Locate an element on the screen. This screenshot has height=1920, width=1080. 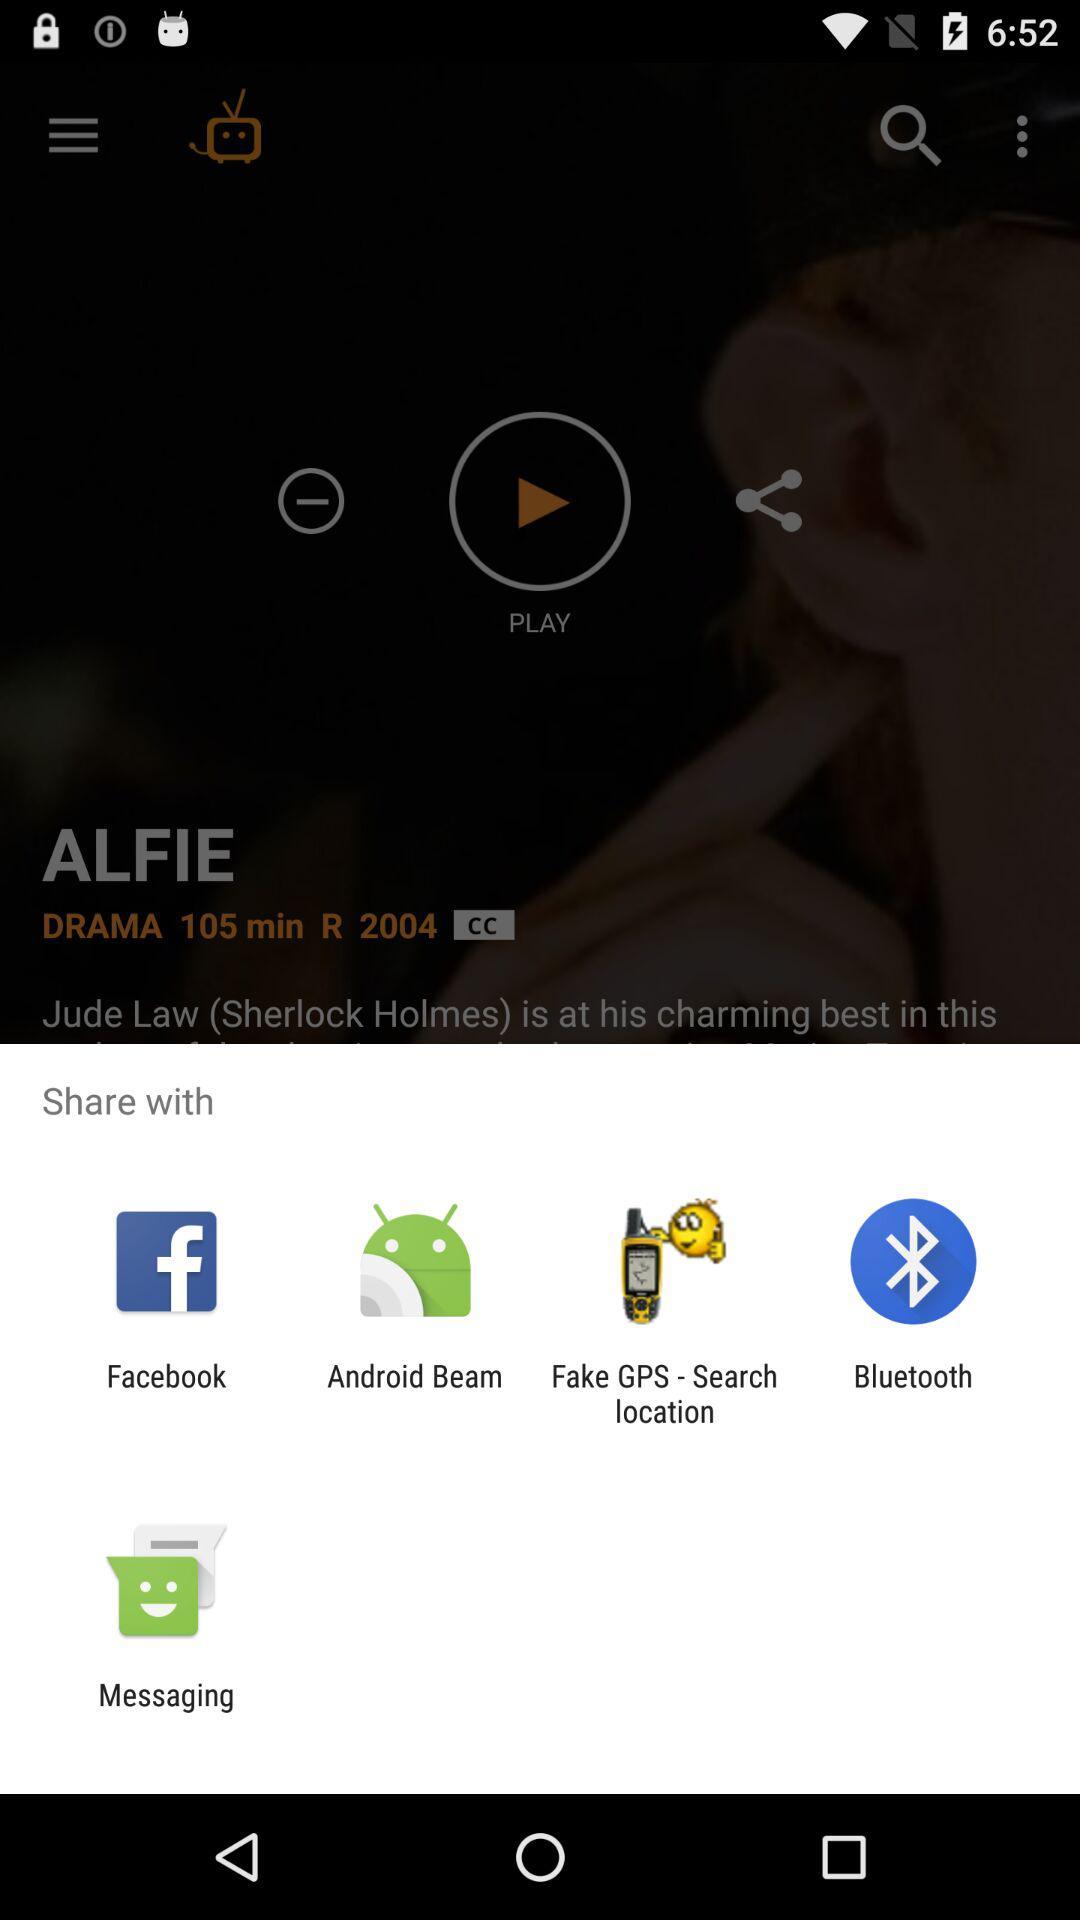
the icon to the left of fake gps search item is located at coordinates (414, 1392).